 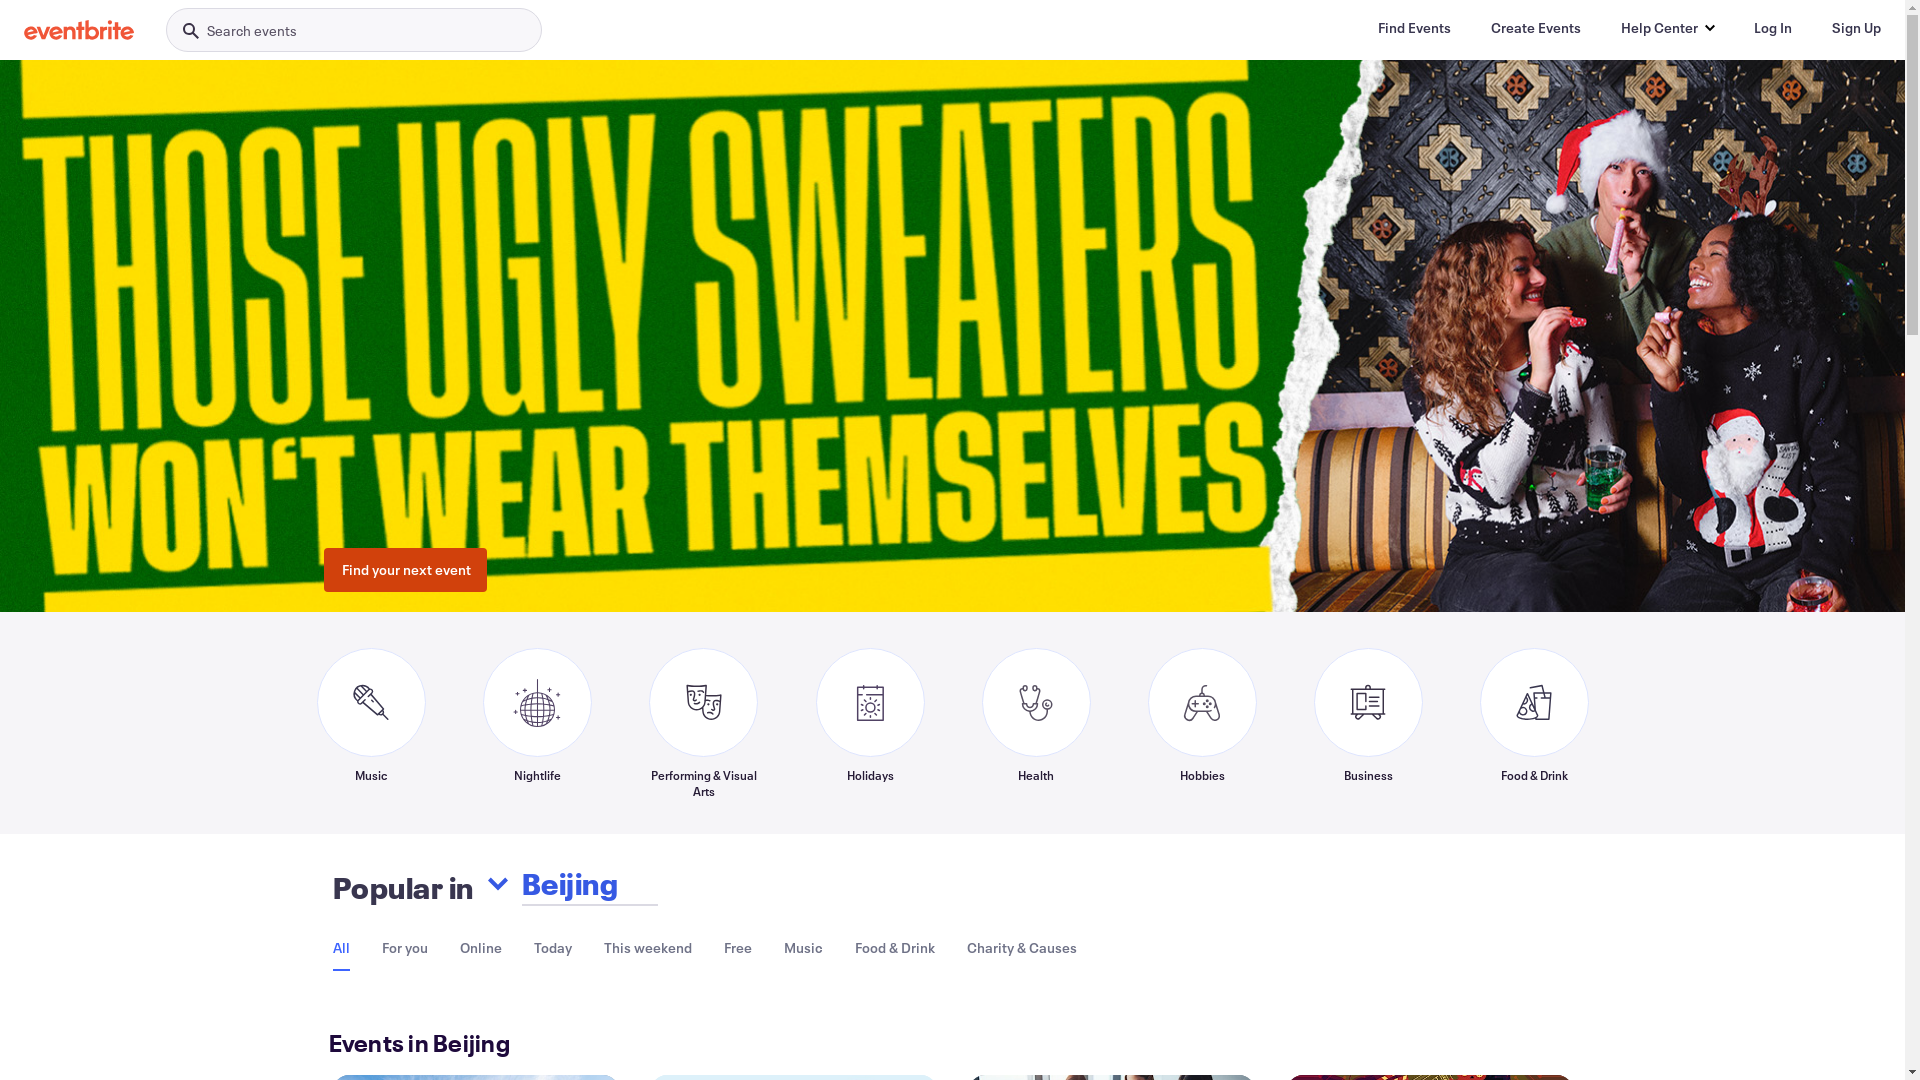 What do you see at coordinates (354, 30) in the screenshot?
I see `'Search events'` at bounding box center [354, 30].